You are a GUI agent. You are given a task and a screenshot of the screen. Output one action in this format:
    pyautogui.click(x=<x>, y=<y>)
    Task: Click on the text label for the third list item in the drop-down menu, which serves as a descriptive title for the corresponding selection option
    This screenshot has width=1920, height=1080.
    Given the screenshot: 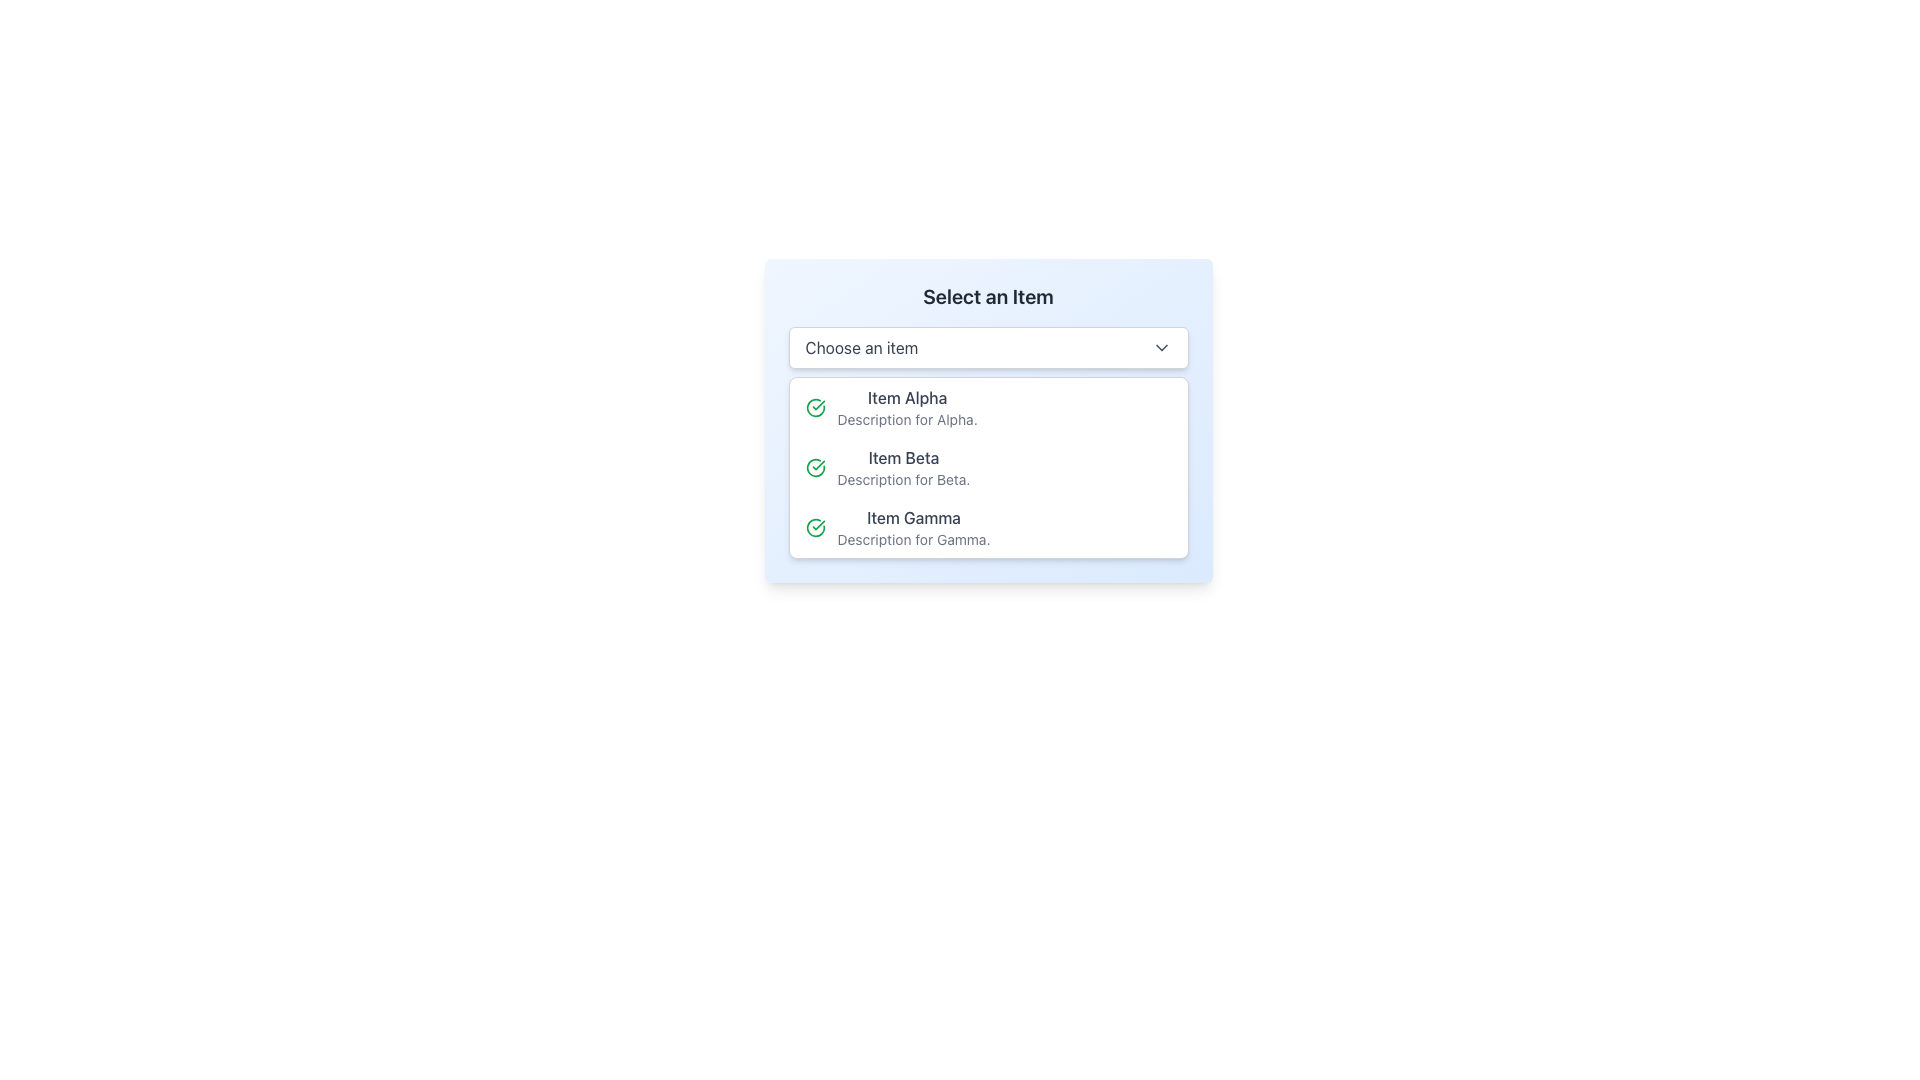 What is the action you would take?
    pyautogui.click(x=912, y=516)
    